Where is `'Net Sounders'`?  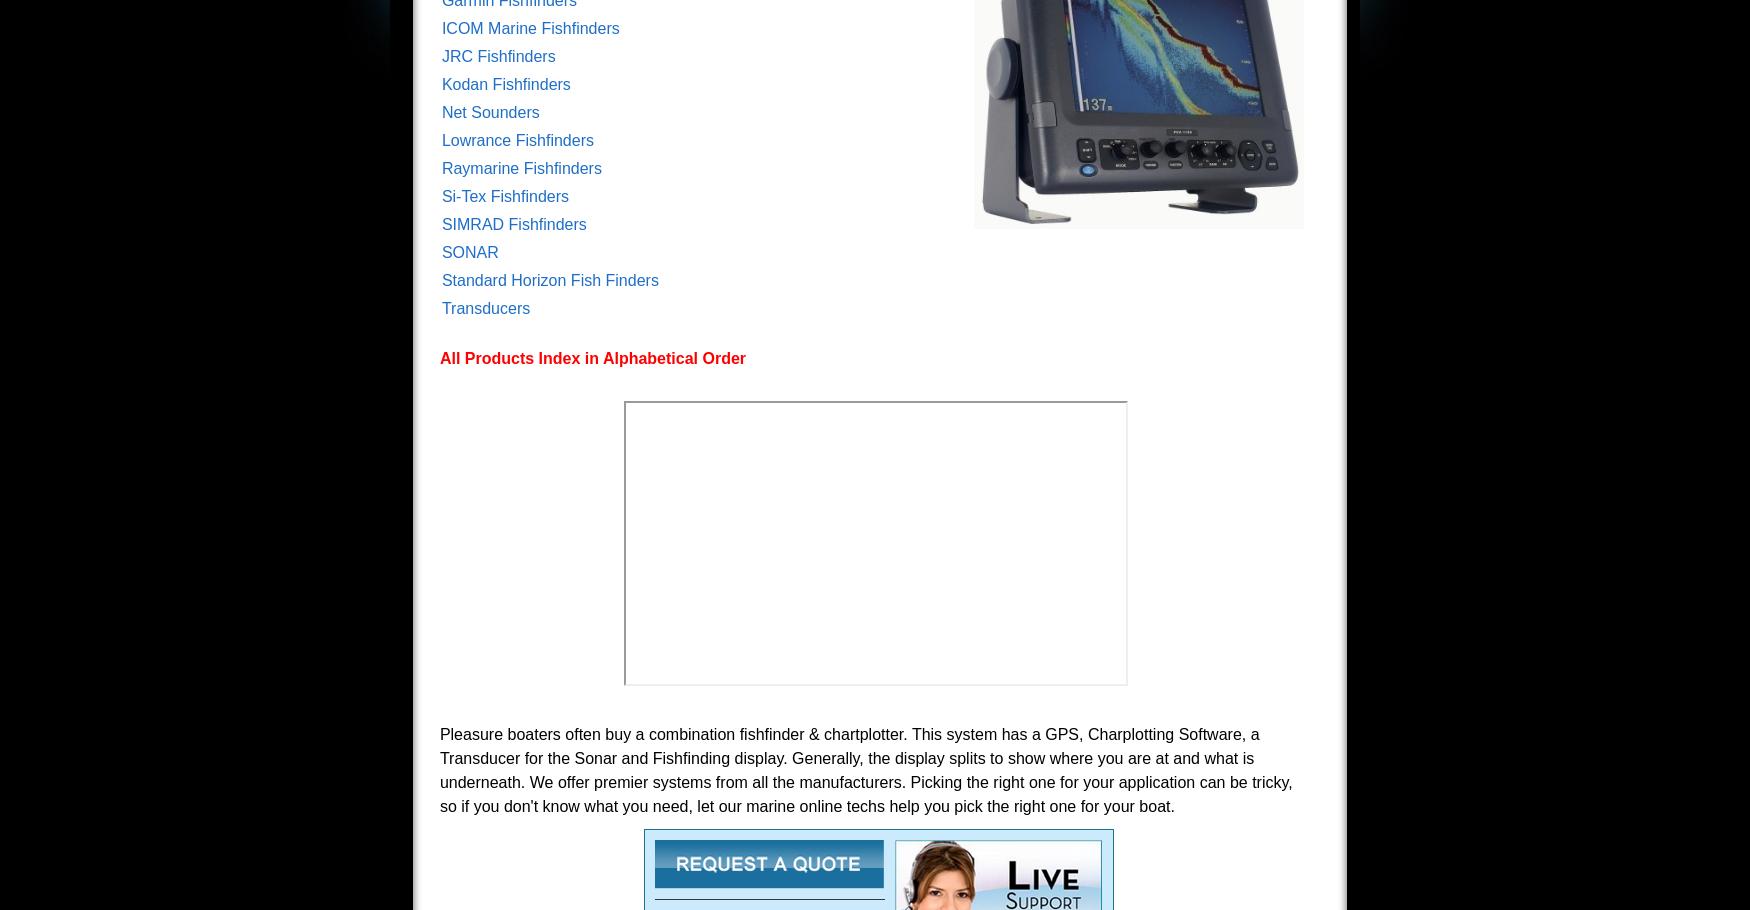
'Net Sounders' is located at coordinates (490, 112).